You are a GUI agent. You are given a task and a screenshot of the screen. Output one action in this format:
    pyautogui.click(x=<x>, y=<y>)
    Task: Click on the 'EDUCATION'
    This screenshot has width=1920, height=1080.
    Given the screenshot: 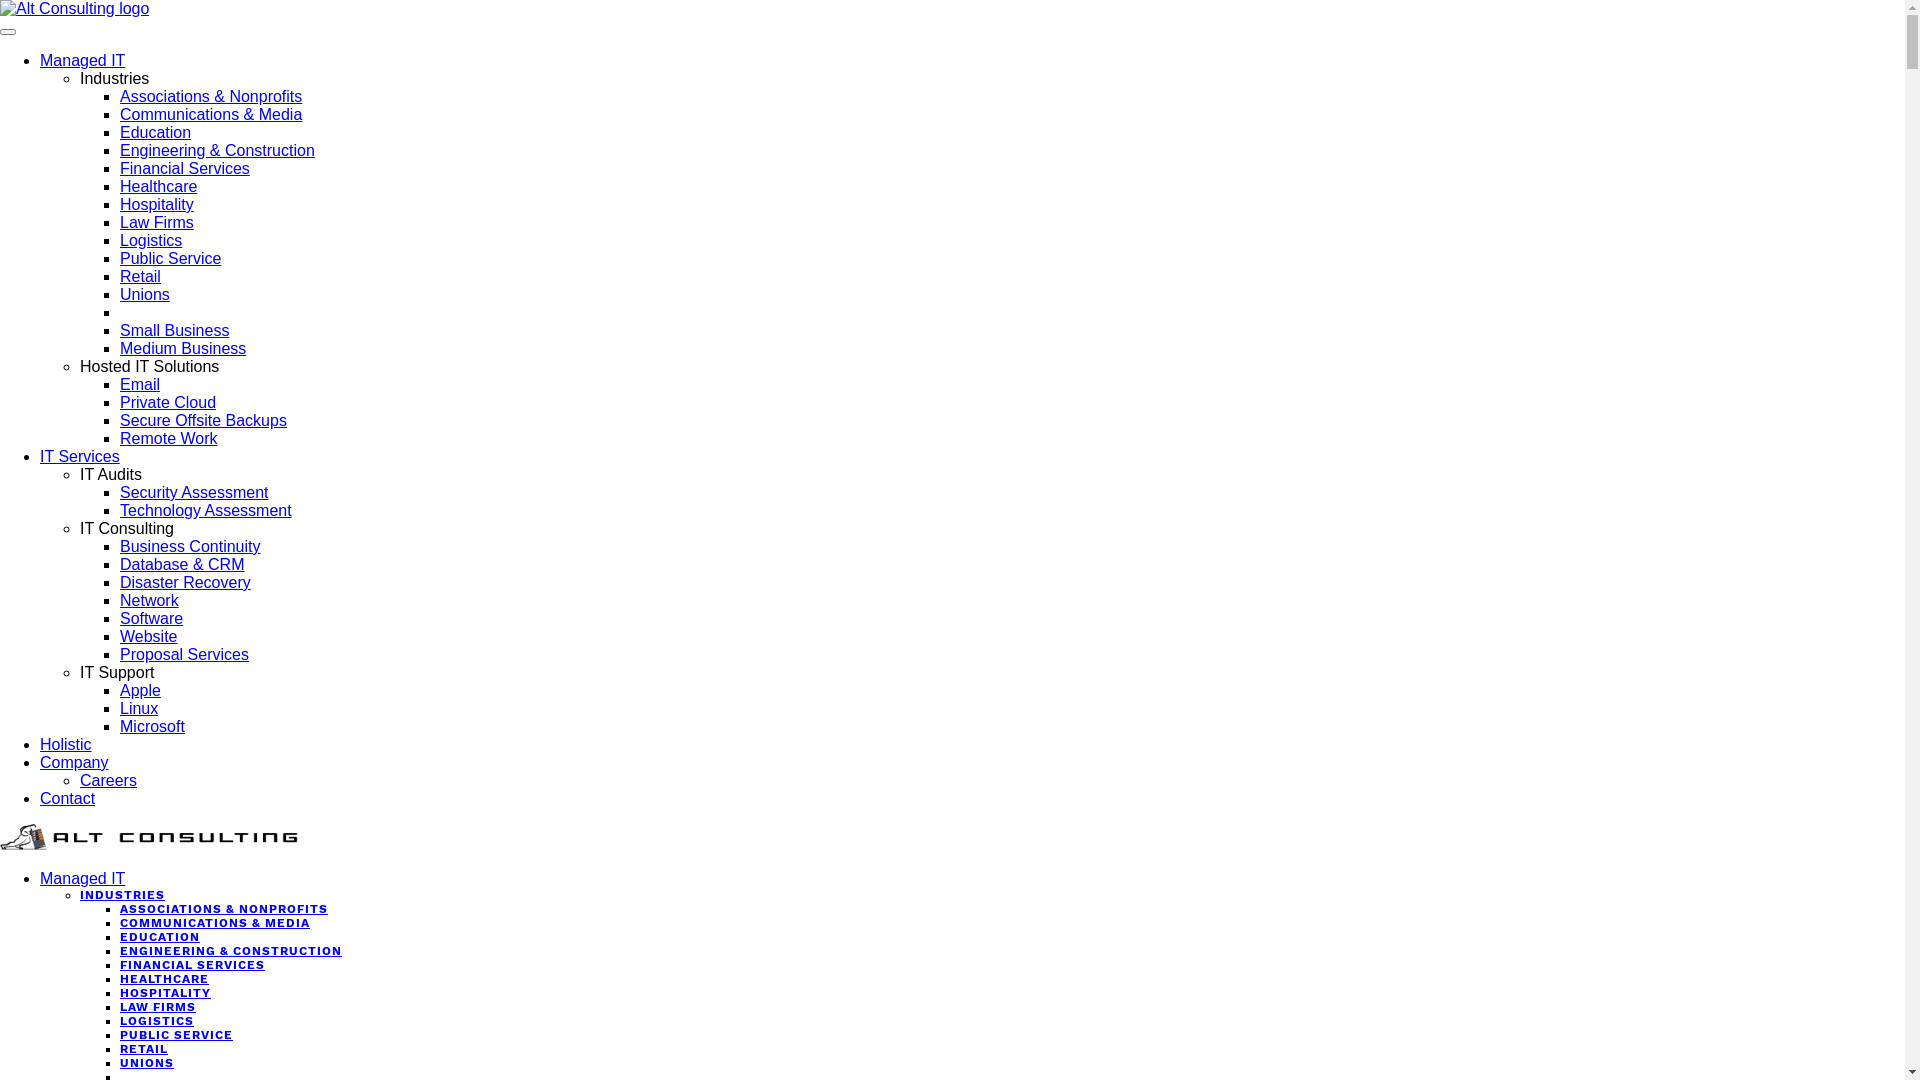 What is the action you would take?
    pyautogui.click(x=158, y=937)
    